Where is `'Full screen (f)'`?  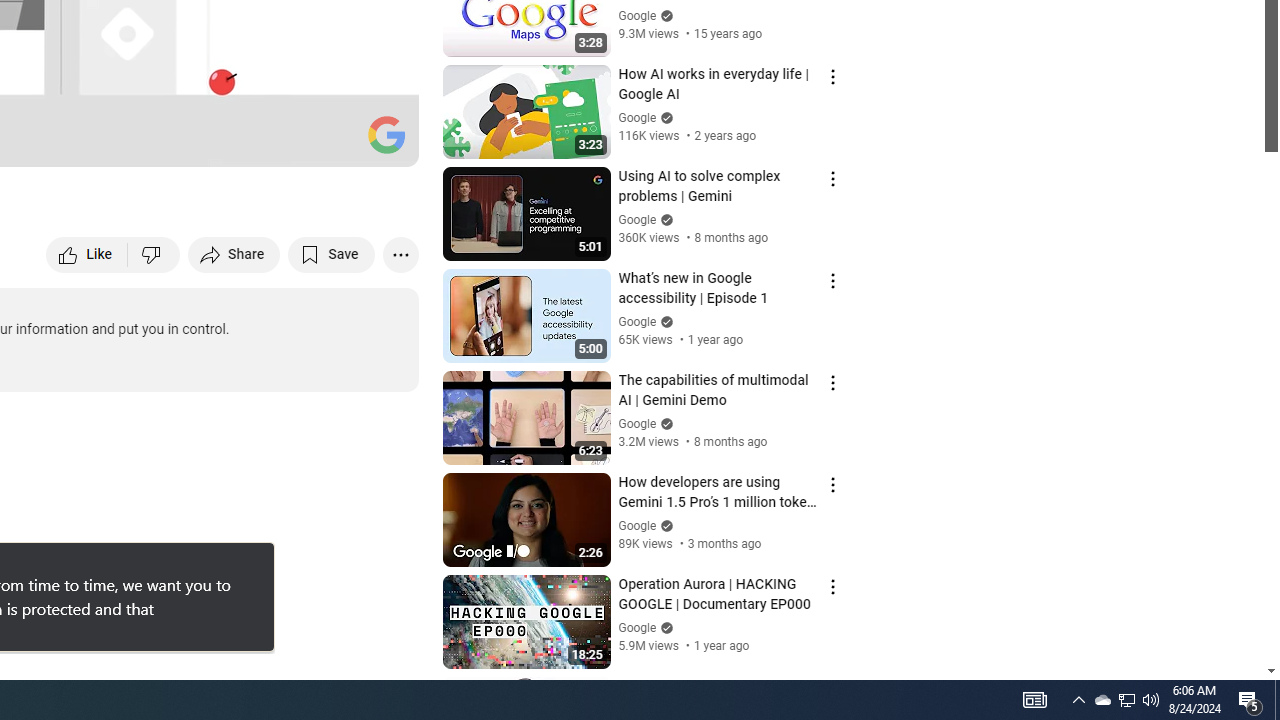
'Full screen (f)' is located at coordinates (382, 141).